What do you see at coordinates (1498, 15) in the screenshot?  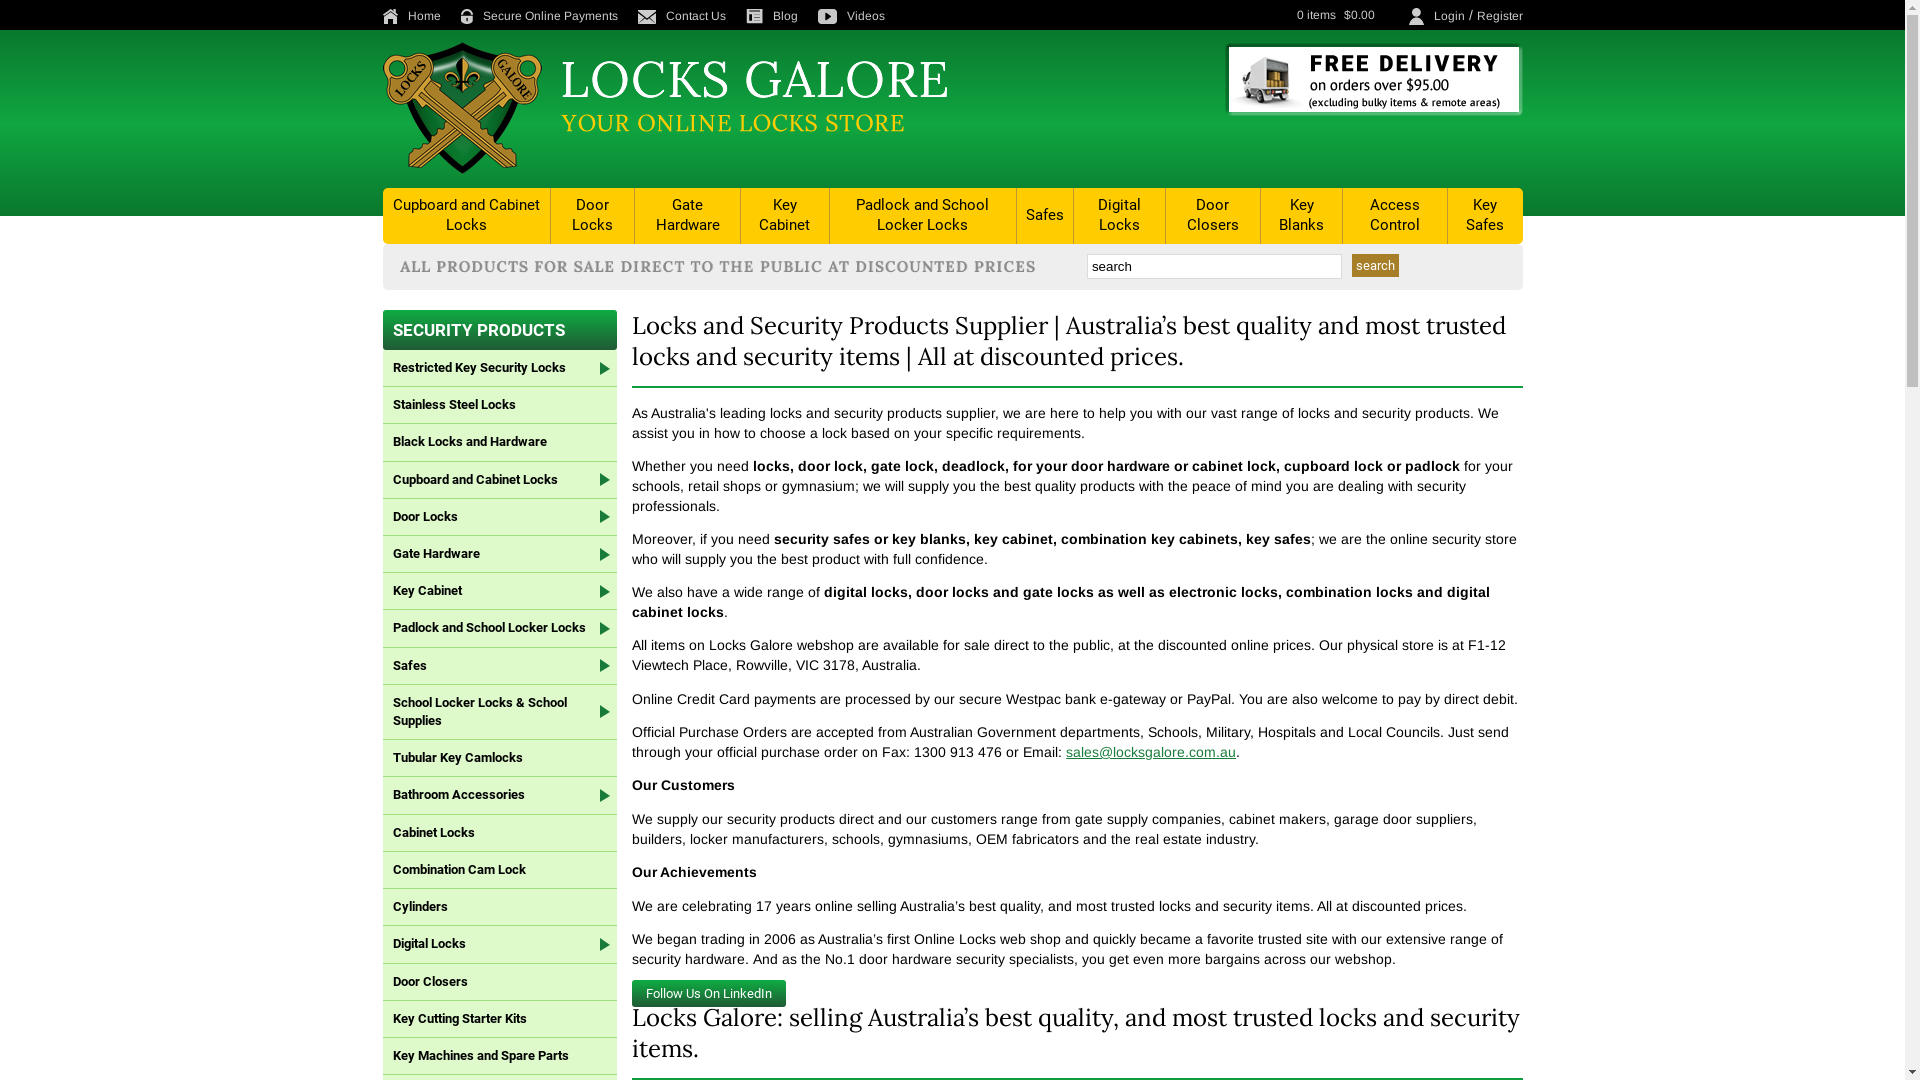 I see `'Register'` at bounding box center [1498, 15].